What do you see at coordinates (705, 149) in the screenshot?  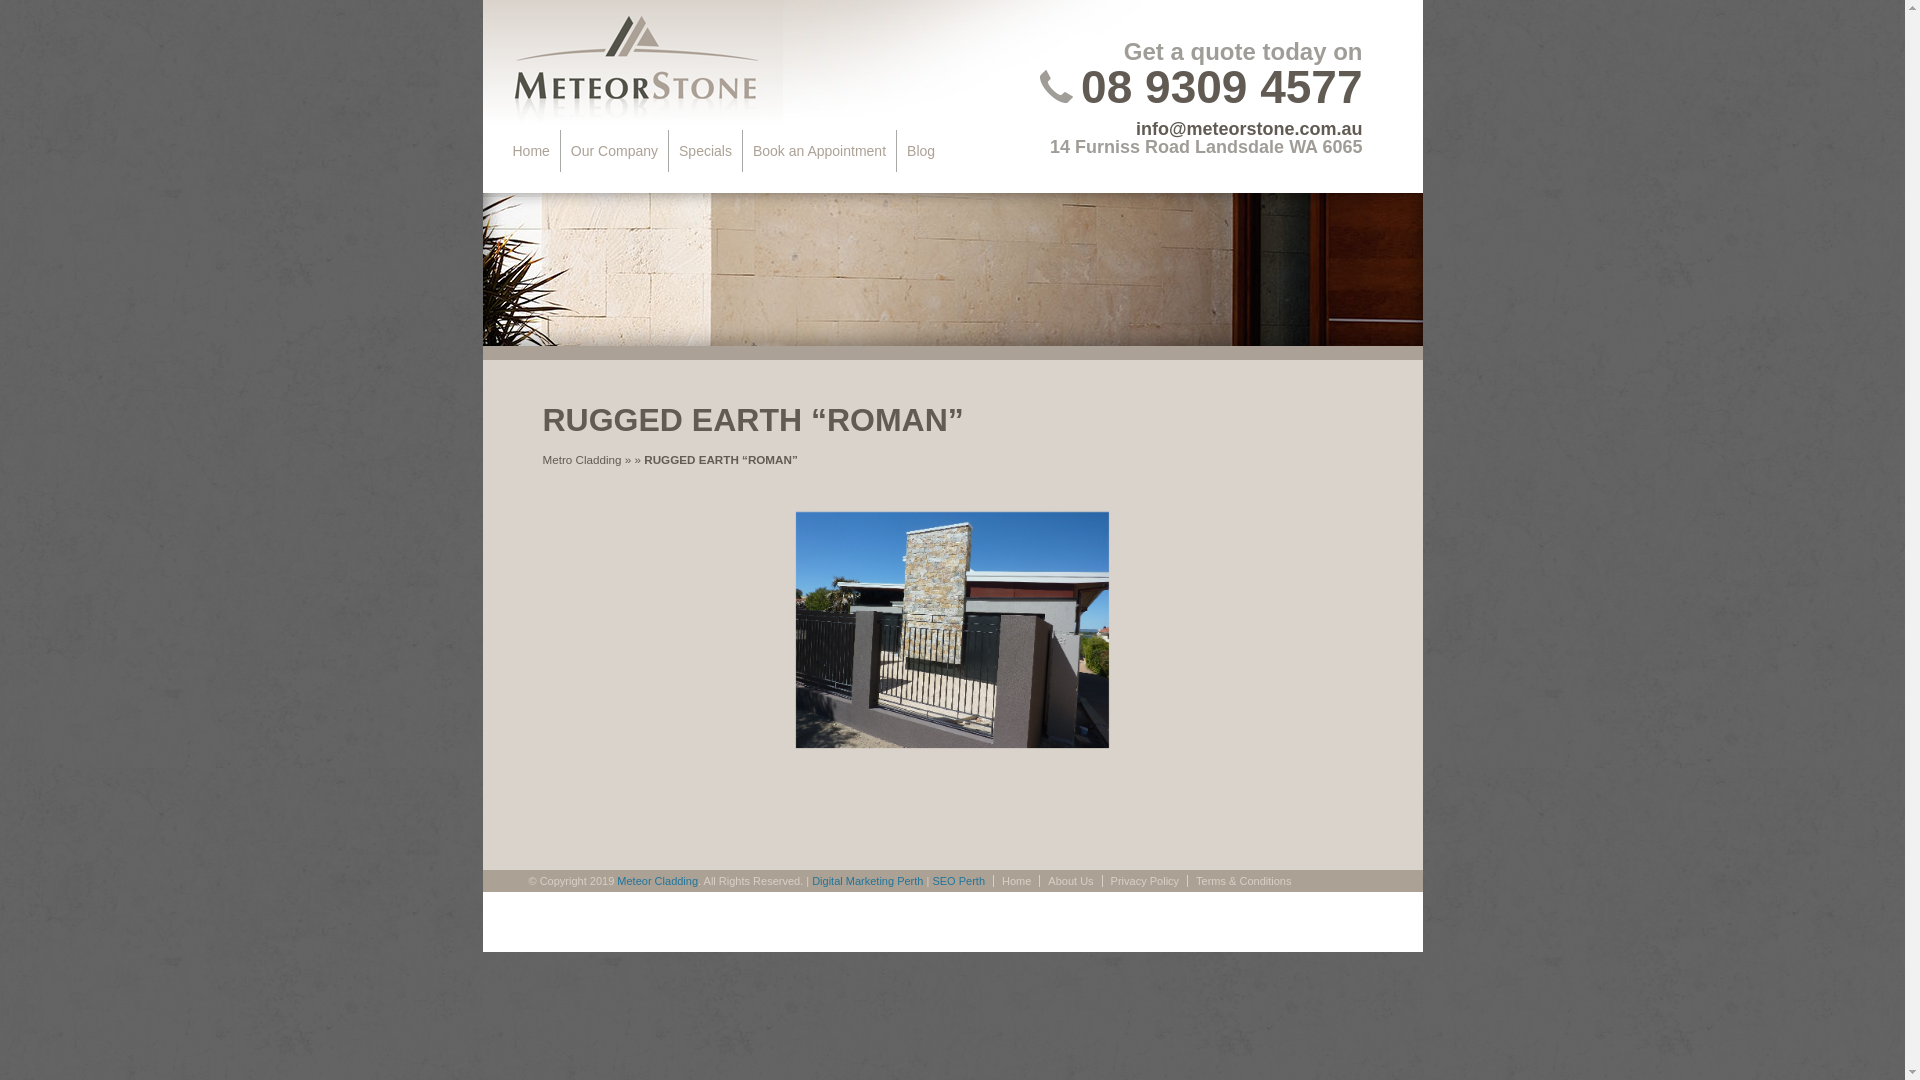 I see `'Specials'` at bounding box center [705, 149].